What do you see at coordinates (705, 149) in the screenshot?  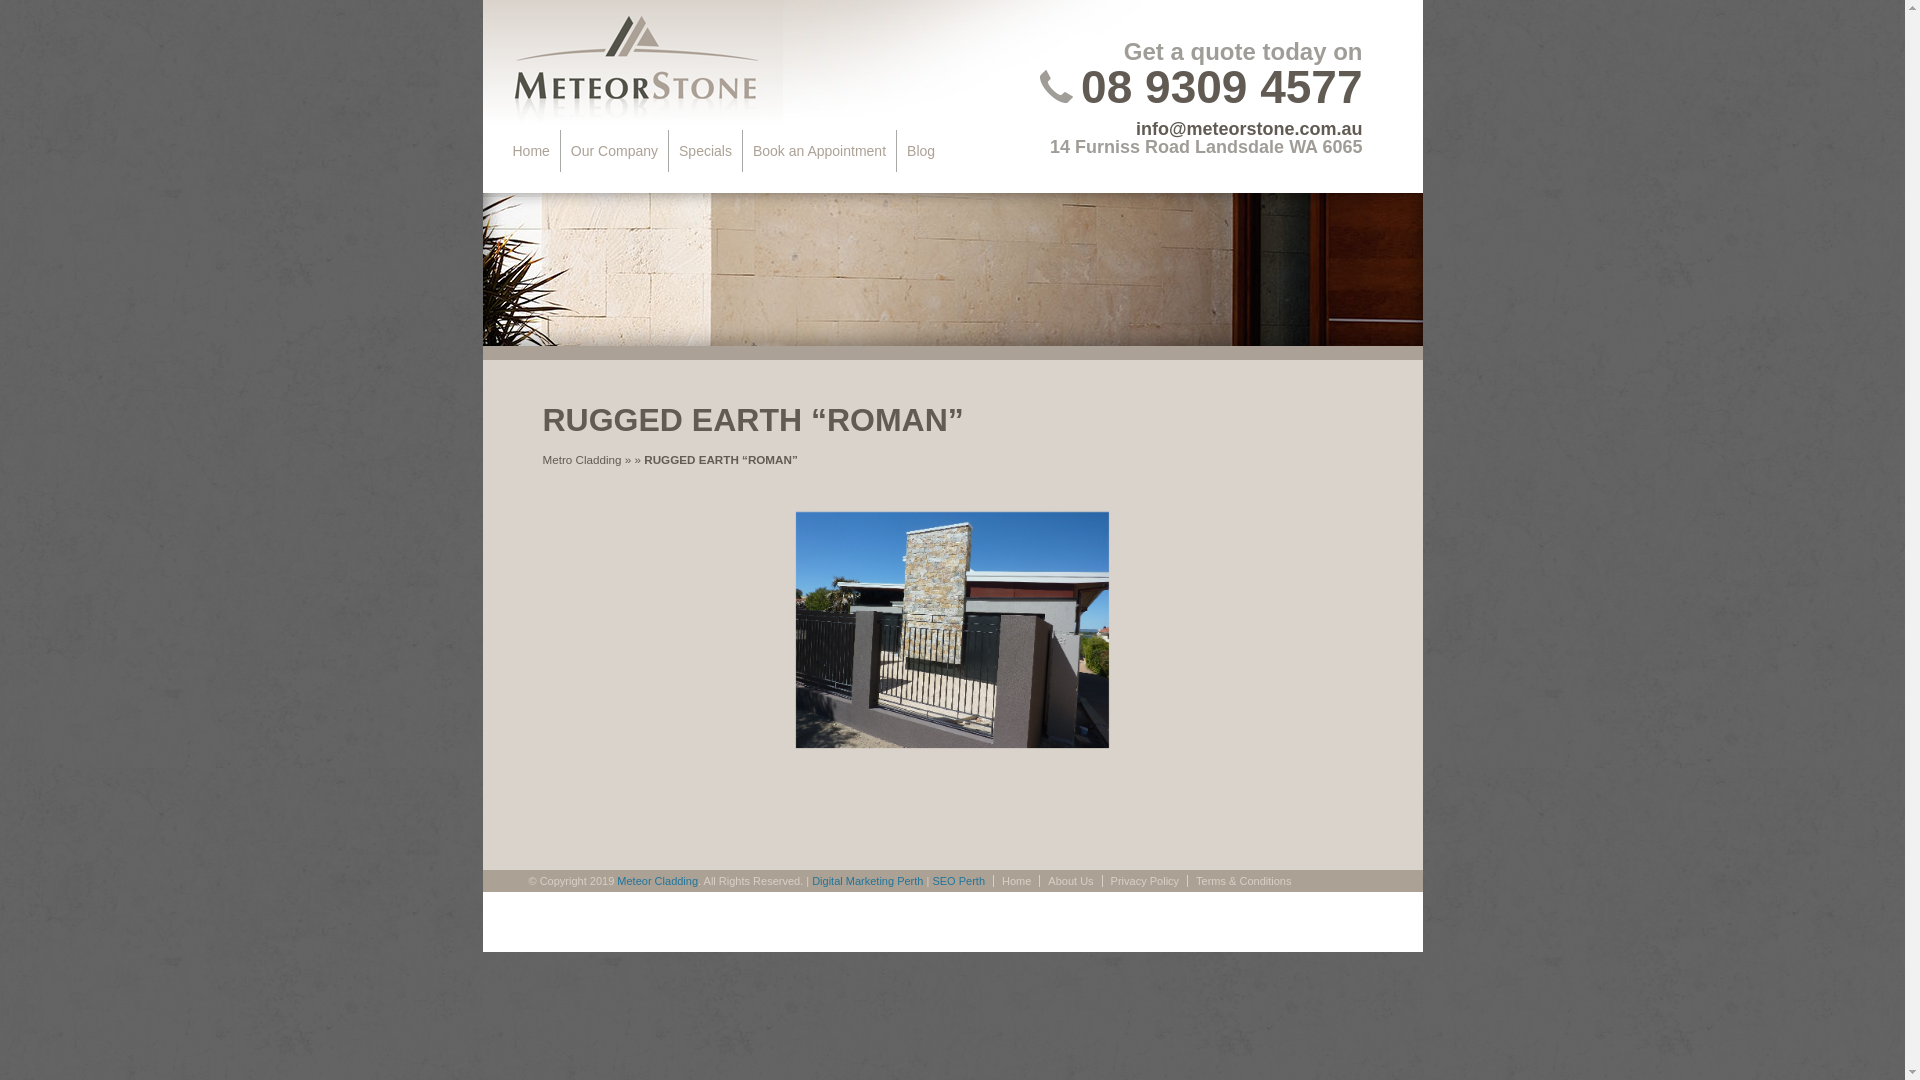 I see `'Specials'` at bounding box center [705, 149].